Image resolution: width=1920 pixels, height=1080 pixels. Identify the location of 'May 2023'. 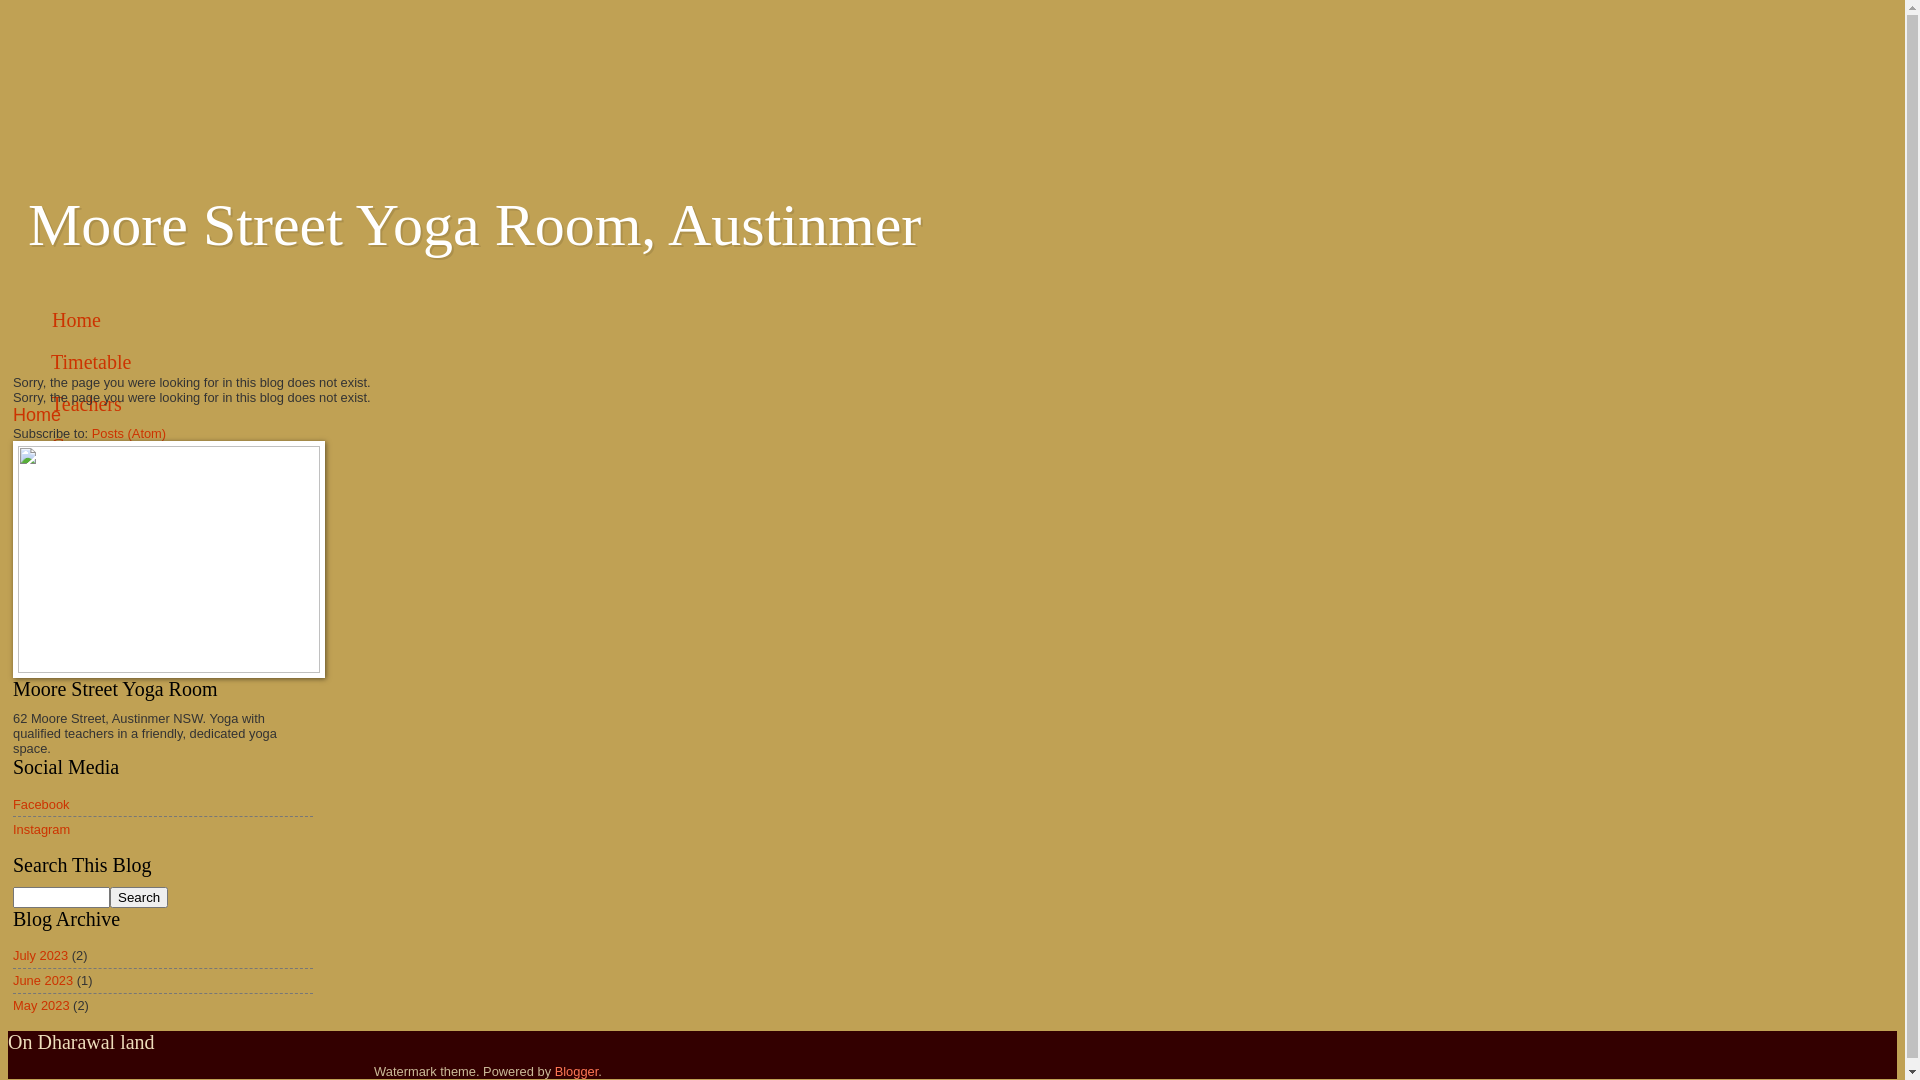
(13, 1005).